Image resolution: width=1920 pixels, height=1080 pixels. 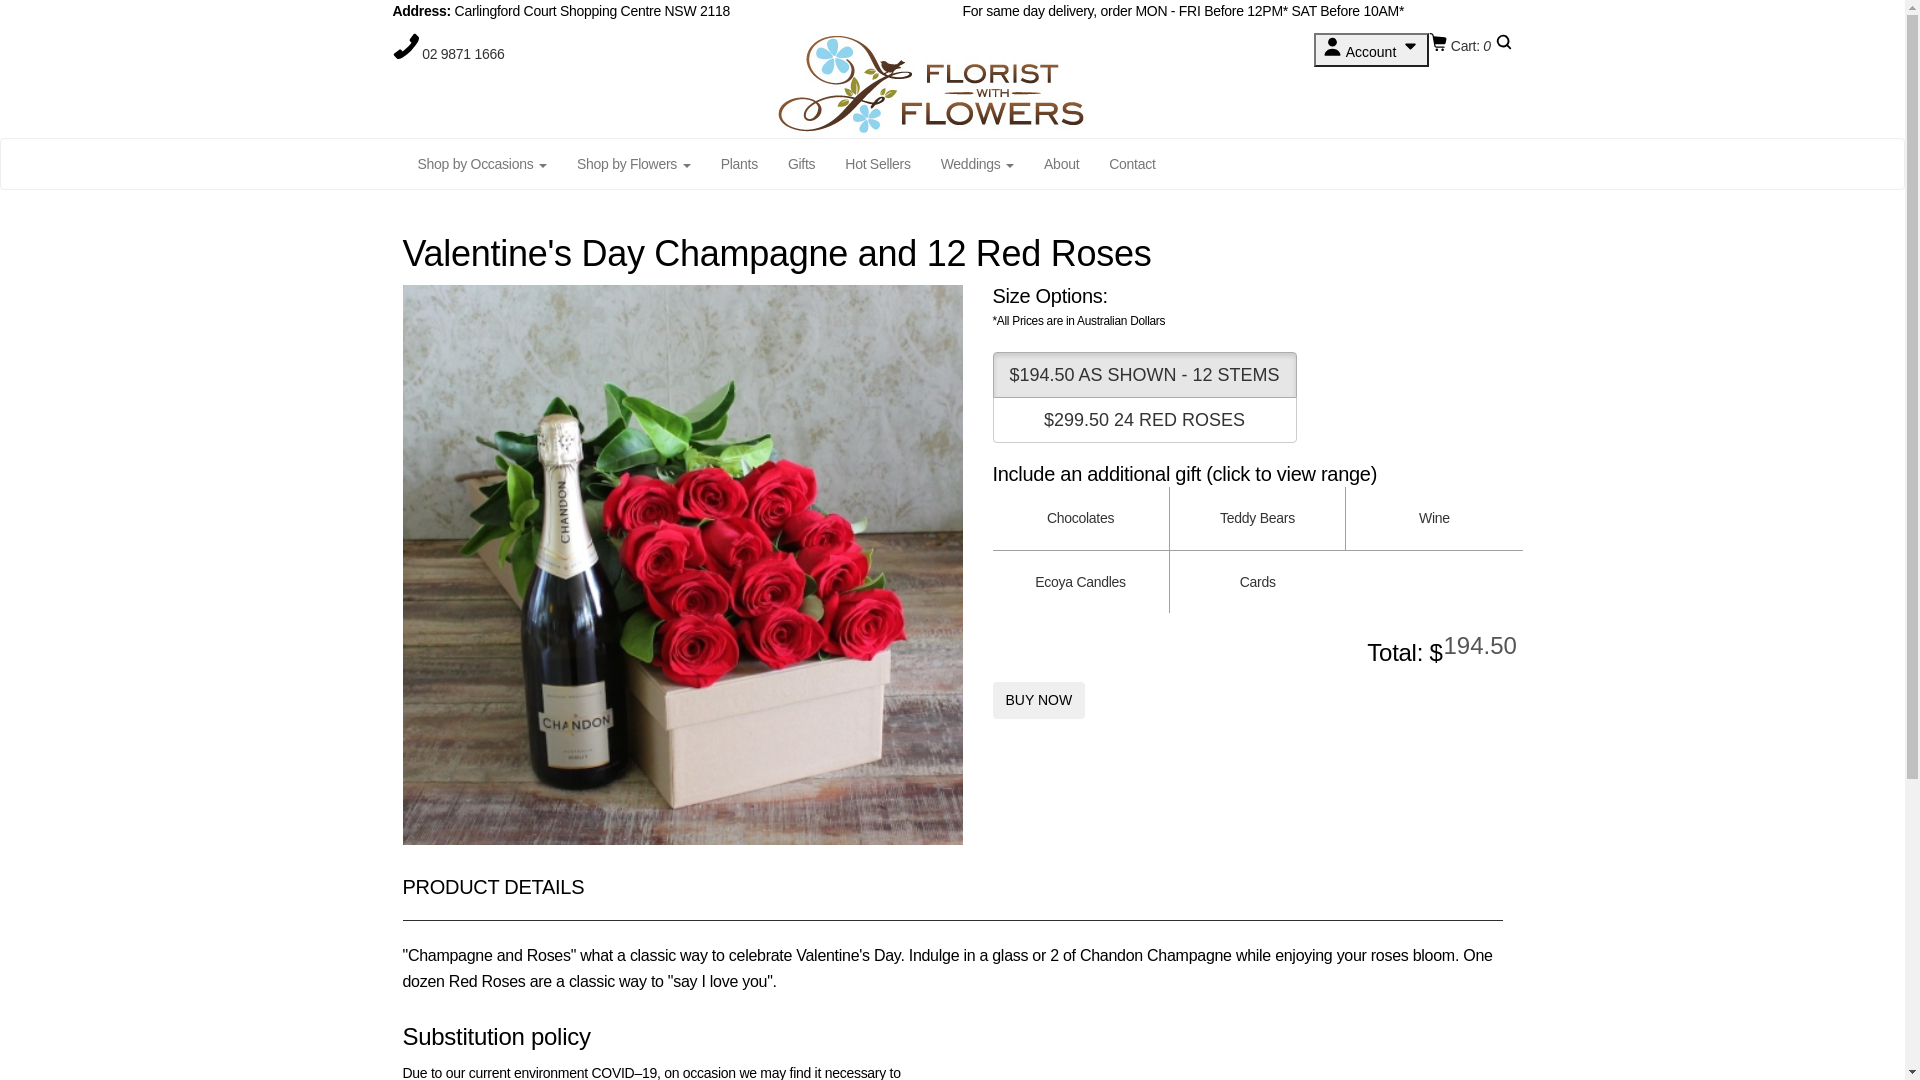 I want to click on 'Chocolates', so click(x=1045, y=516).